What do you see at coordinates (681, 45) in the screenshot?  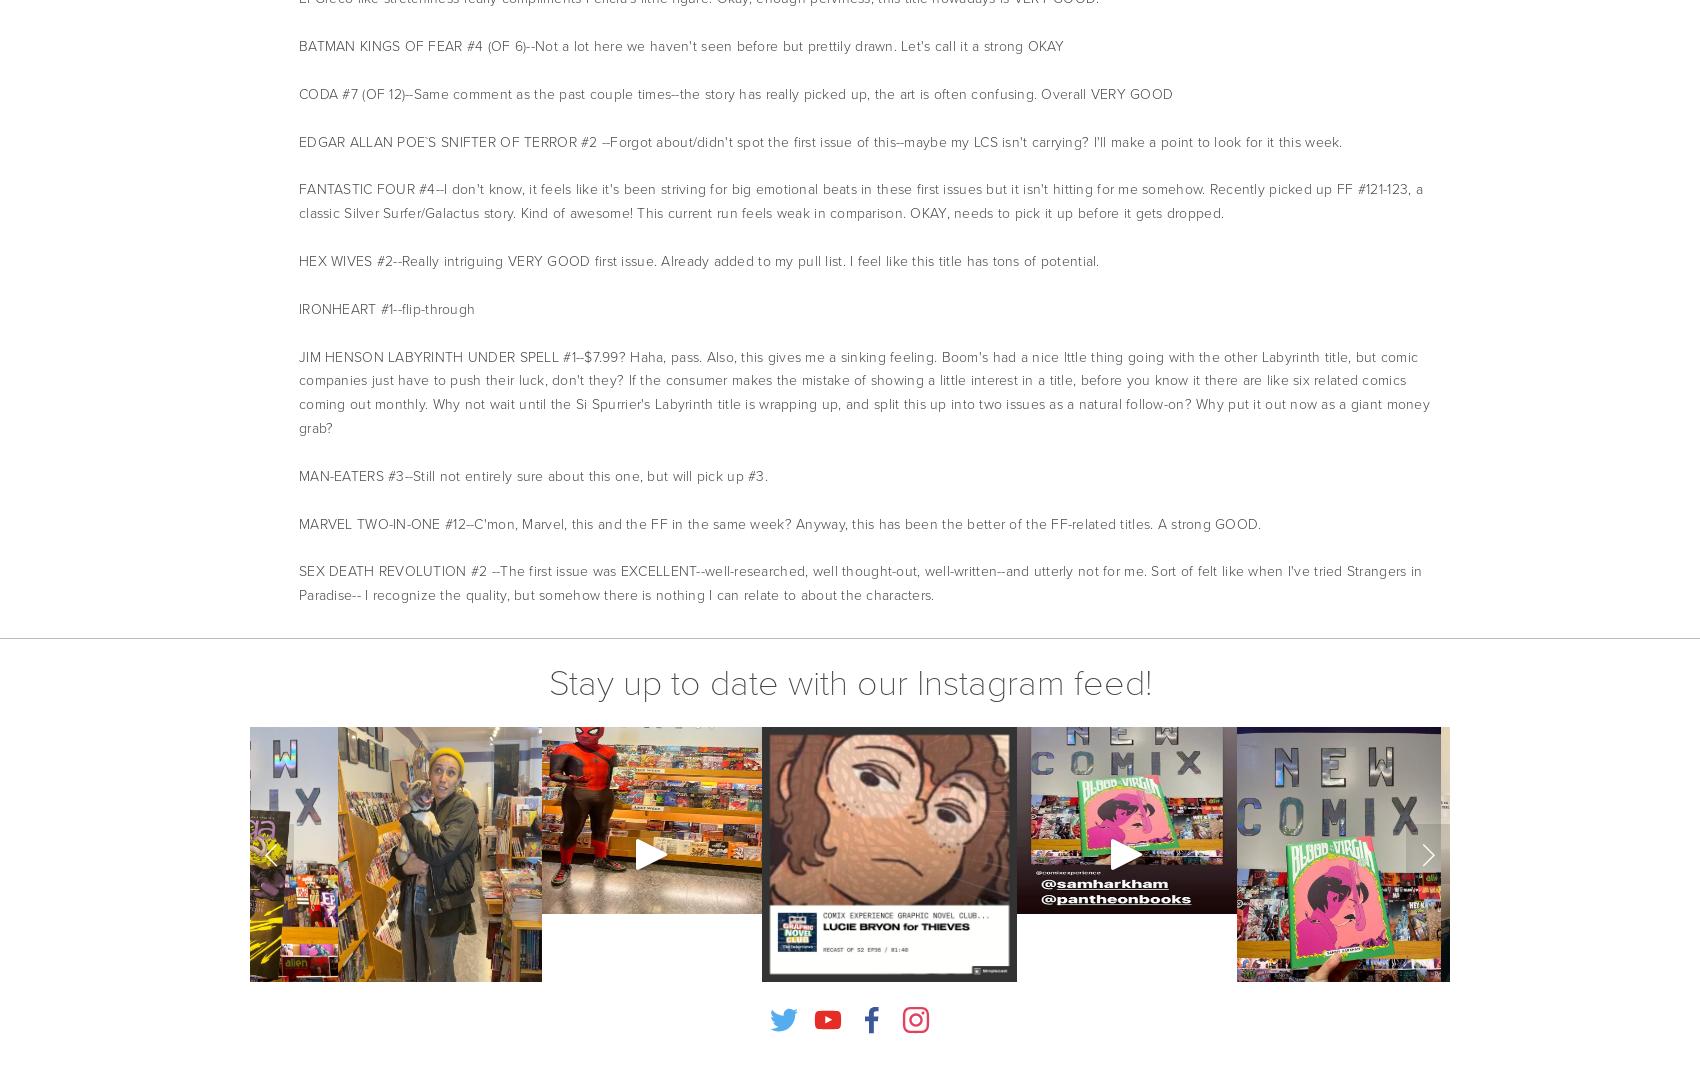 I see `'BATMAN KINGS OF FEAR #4 (OF 6)--Not a lot here we haven't seen before but prettily drawn. Let's call it a strong OKAY'` at bounding box center [681, 45].